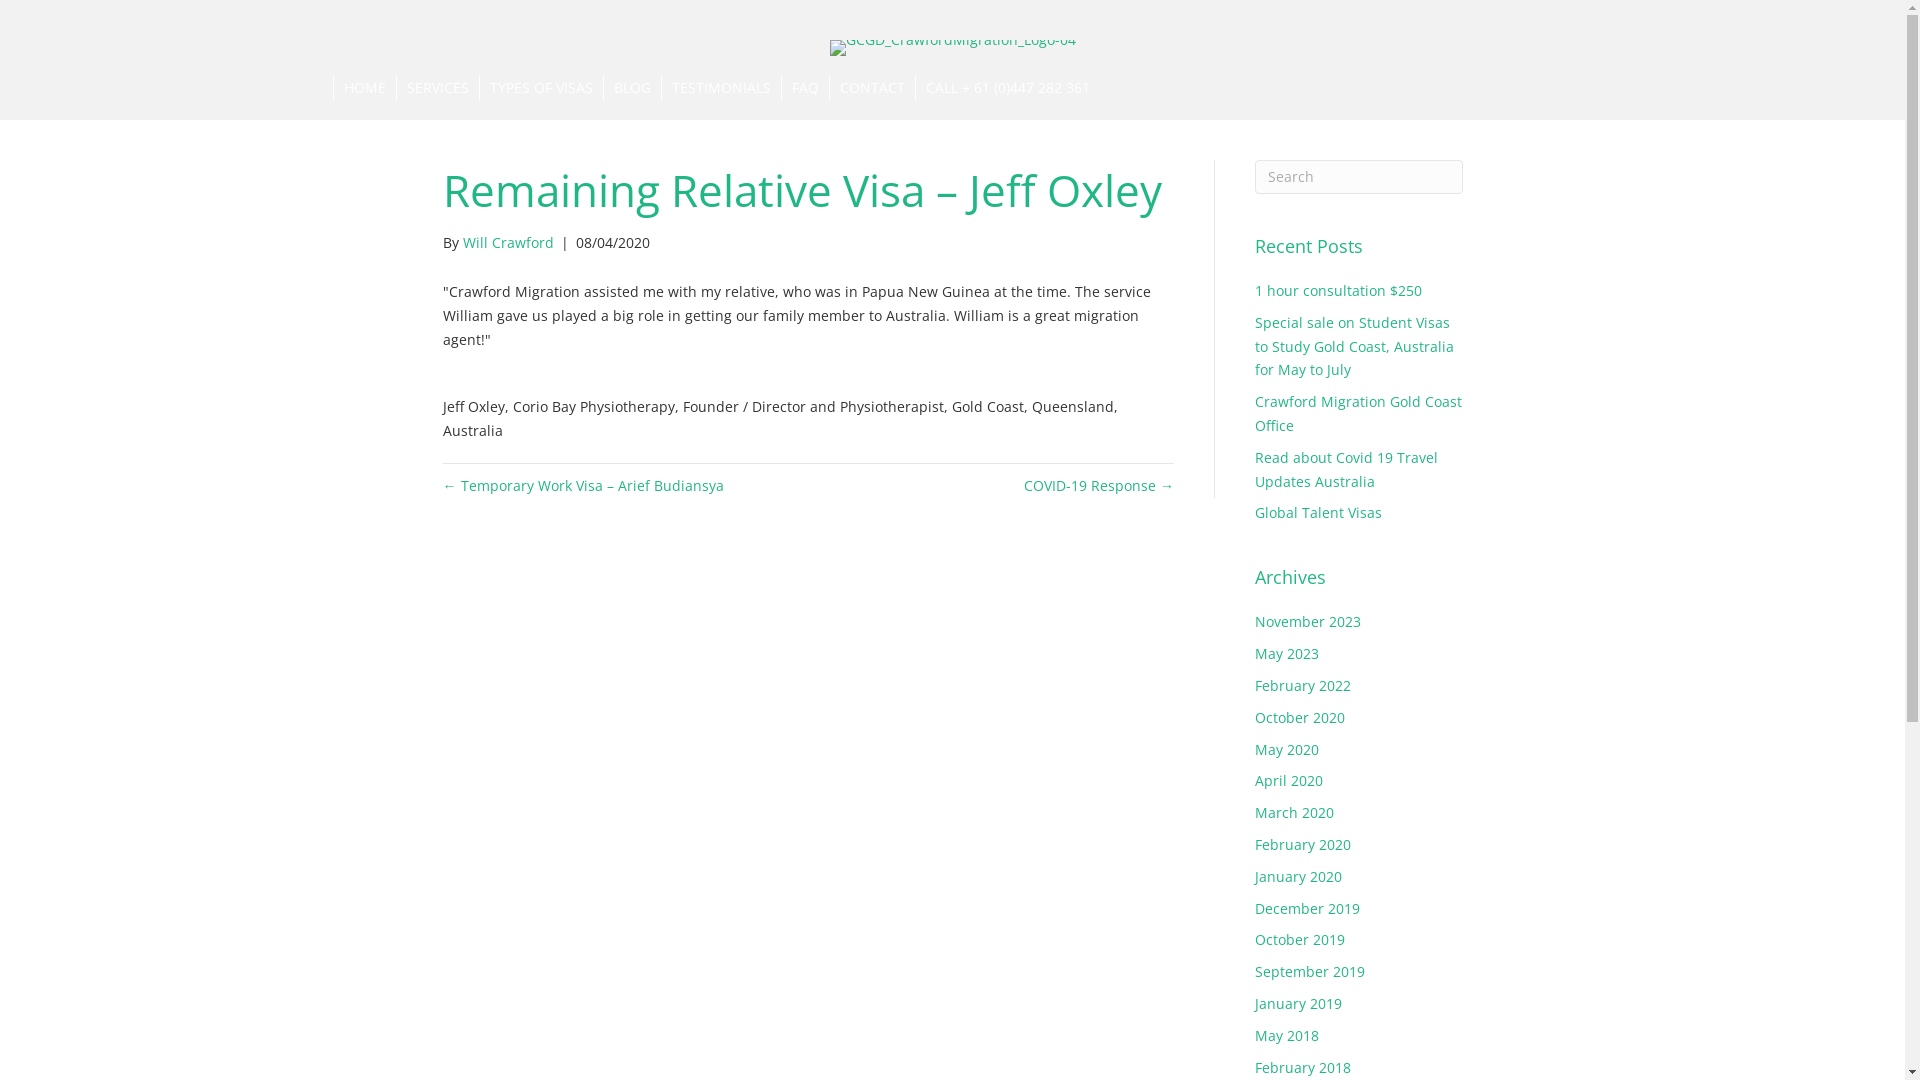 The width and height of the screenshot is (1920, 1080). What do you see at coordinates (1300, 716) in the screenshot?
I see `'October 2020'` at bounding box center [1300, 716].